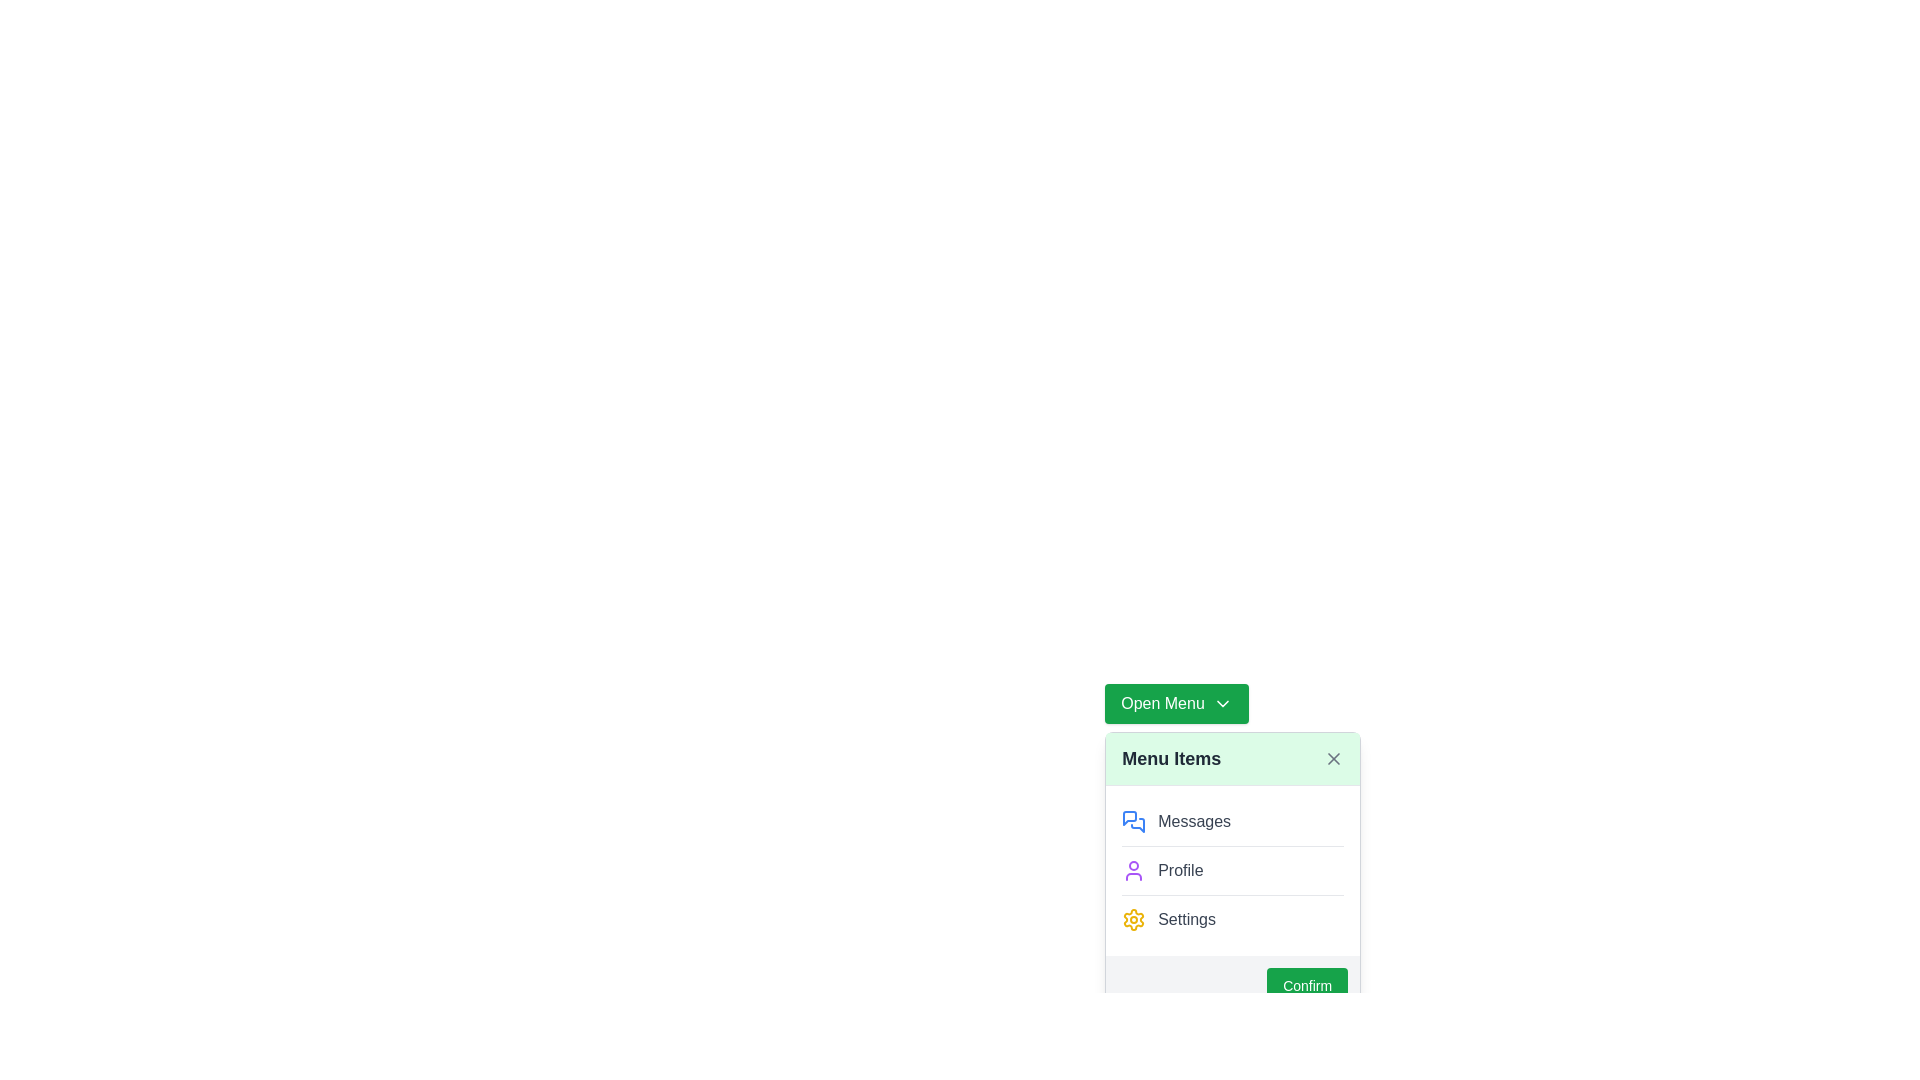 The image size is (1920, 1080). What do you see at coordinates (1307, 985) in the screenshot?
I see `the confirmation button located at the bottom-right corner of the 'Menu Items' dropdown menu` at bounding box center [1307, 985].